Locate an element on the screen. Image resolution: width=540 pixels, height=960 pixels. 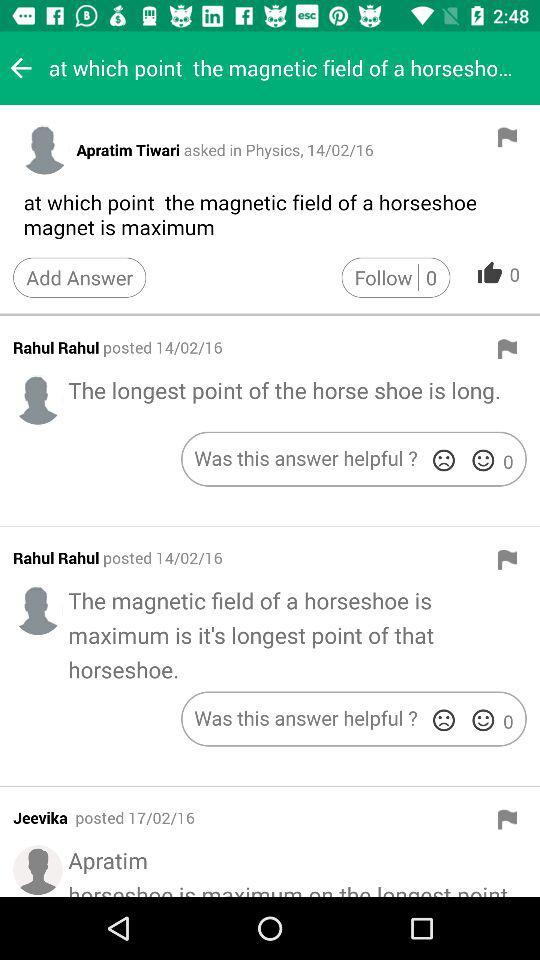
flag the post is located at coordinates (507, 136).